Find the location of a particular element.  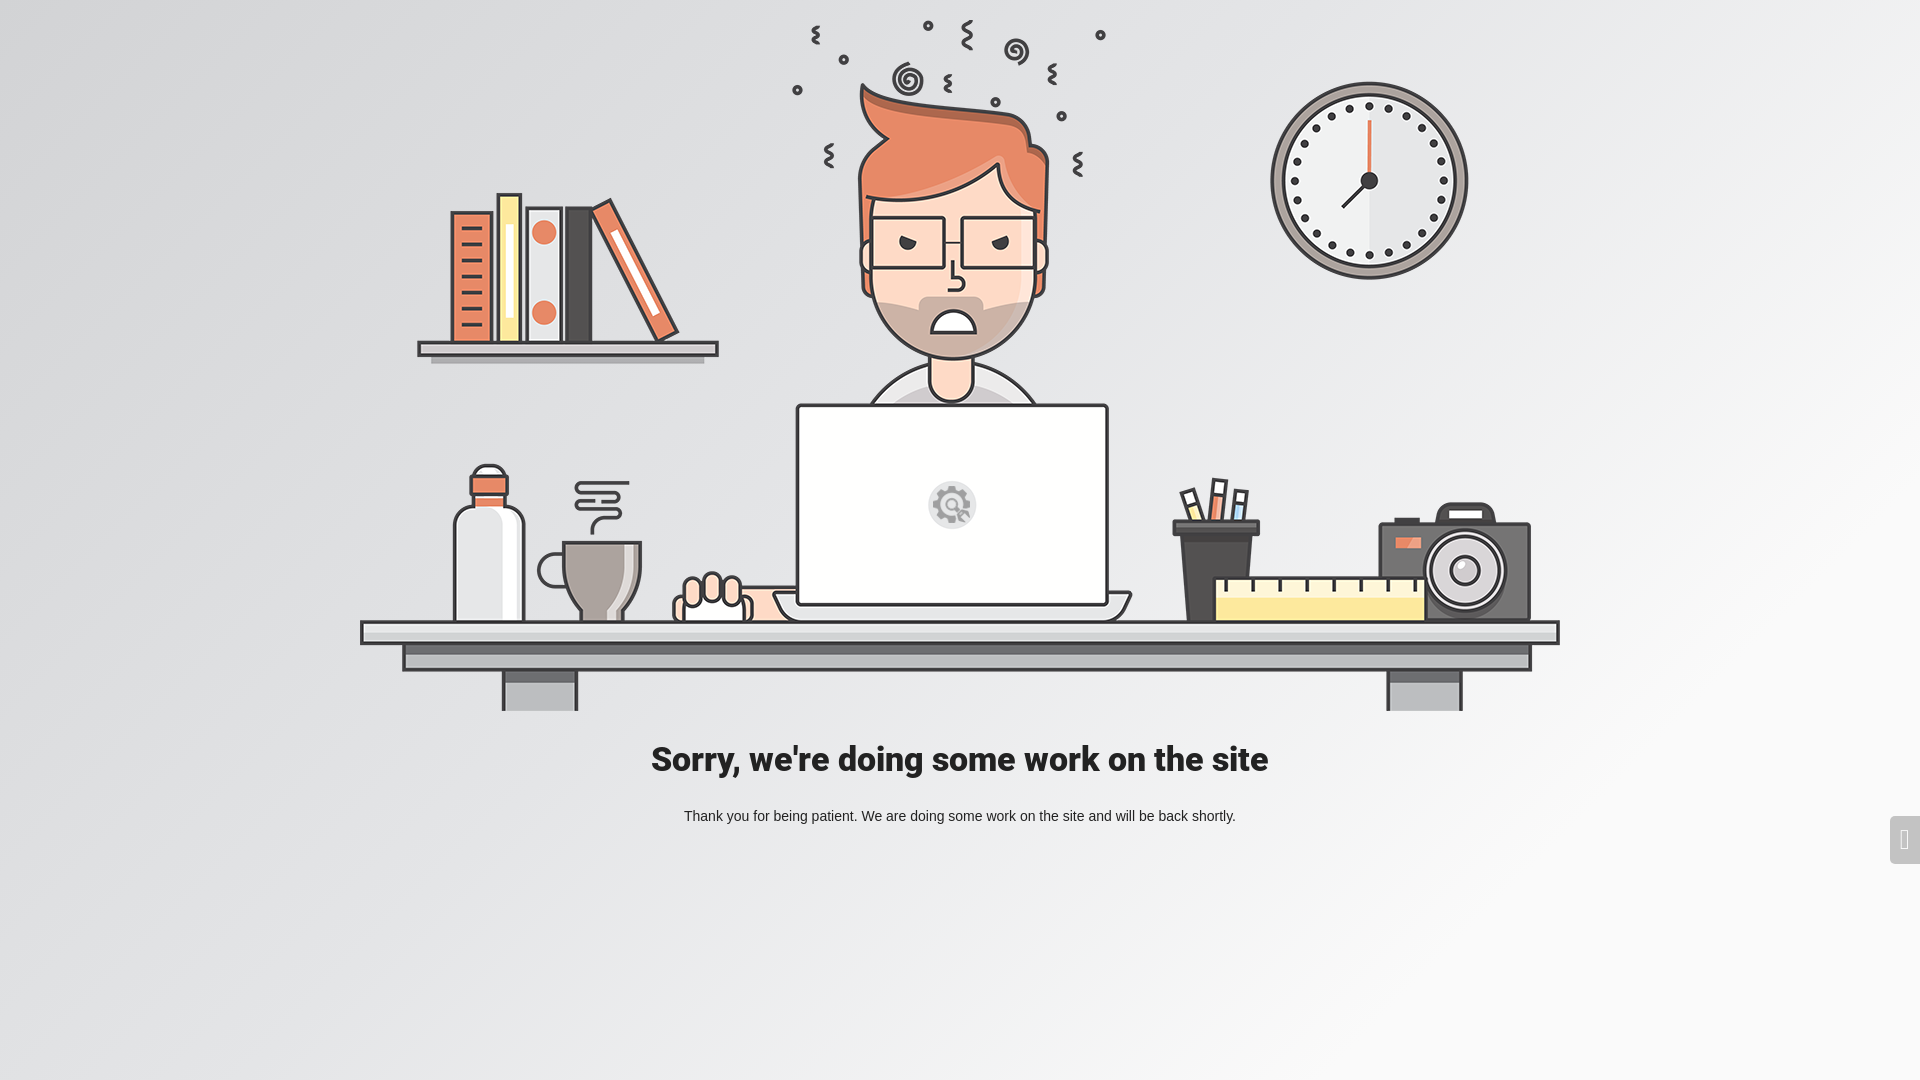

'Mad Designer at work' is located at coordinates (960, 365).